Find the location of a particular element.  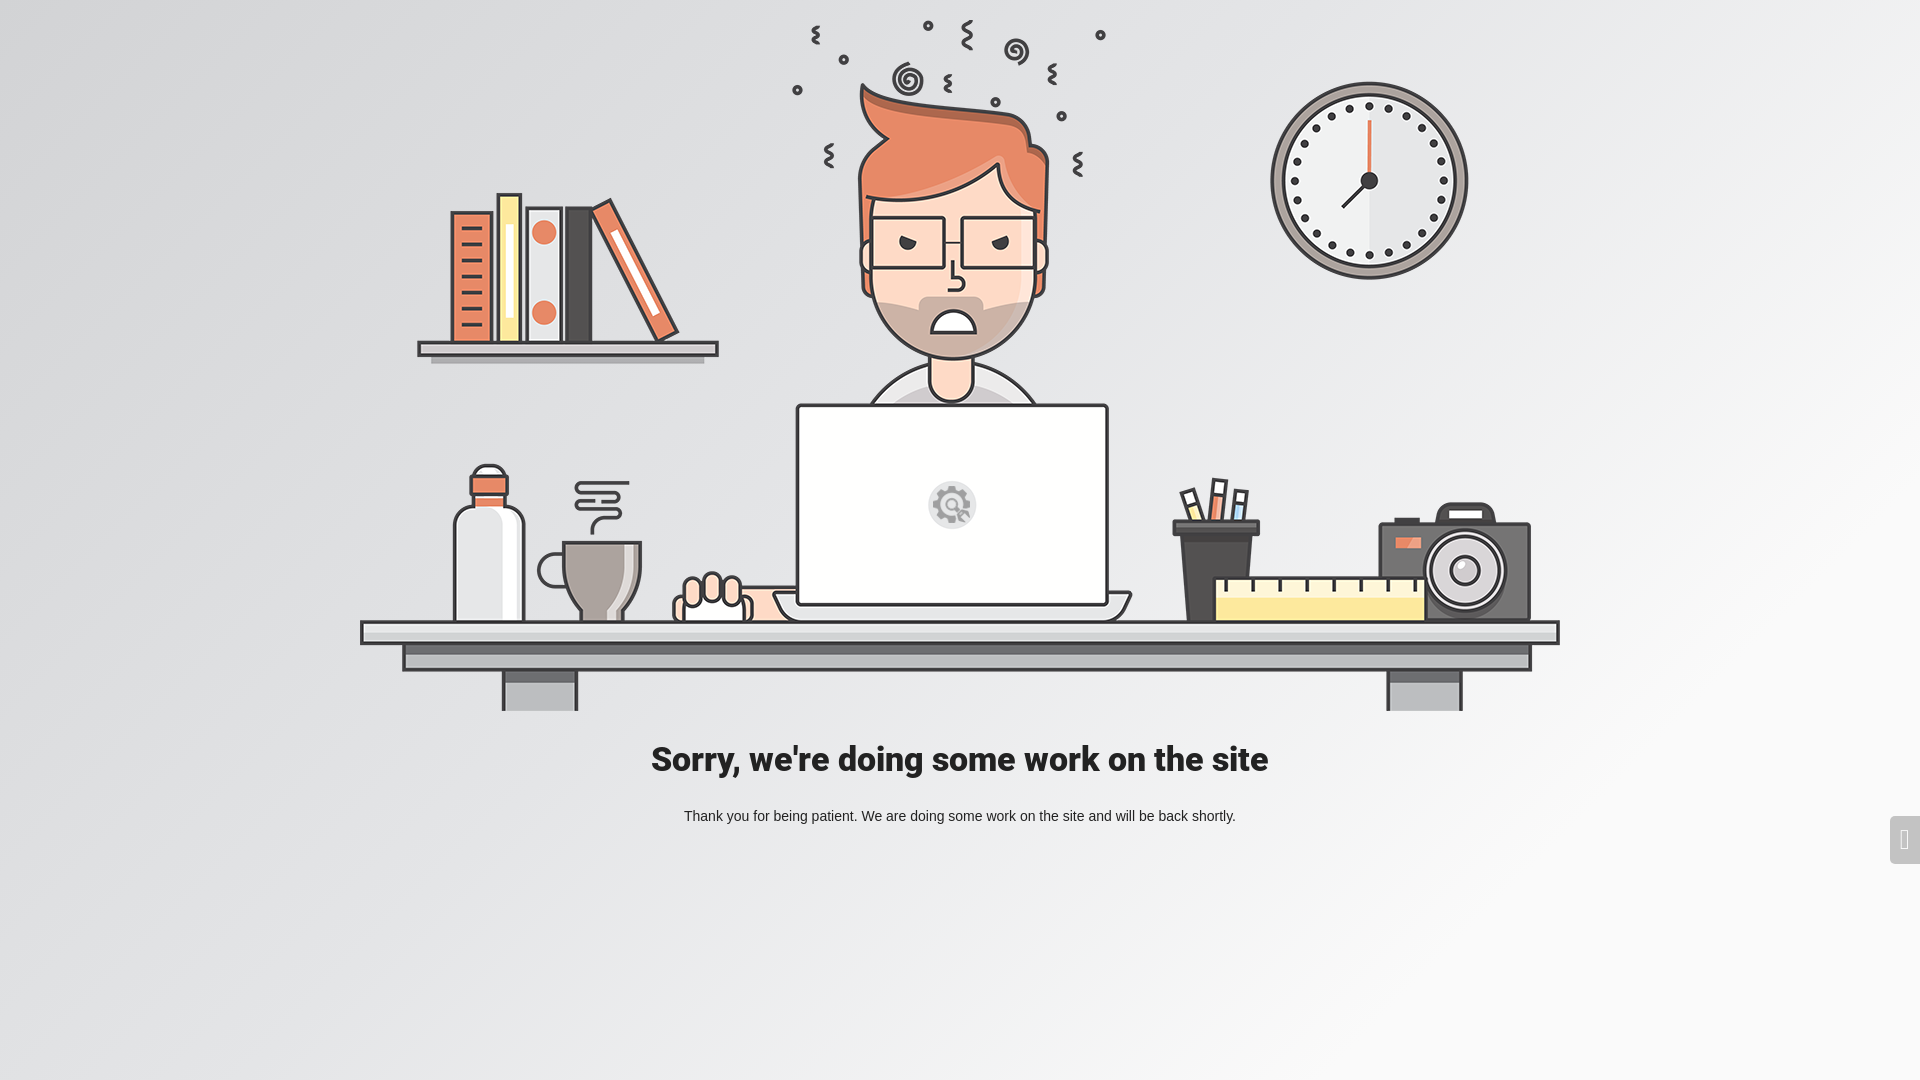

'Mad Designer at work' is located at coordinates (960, 365).